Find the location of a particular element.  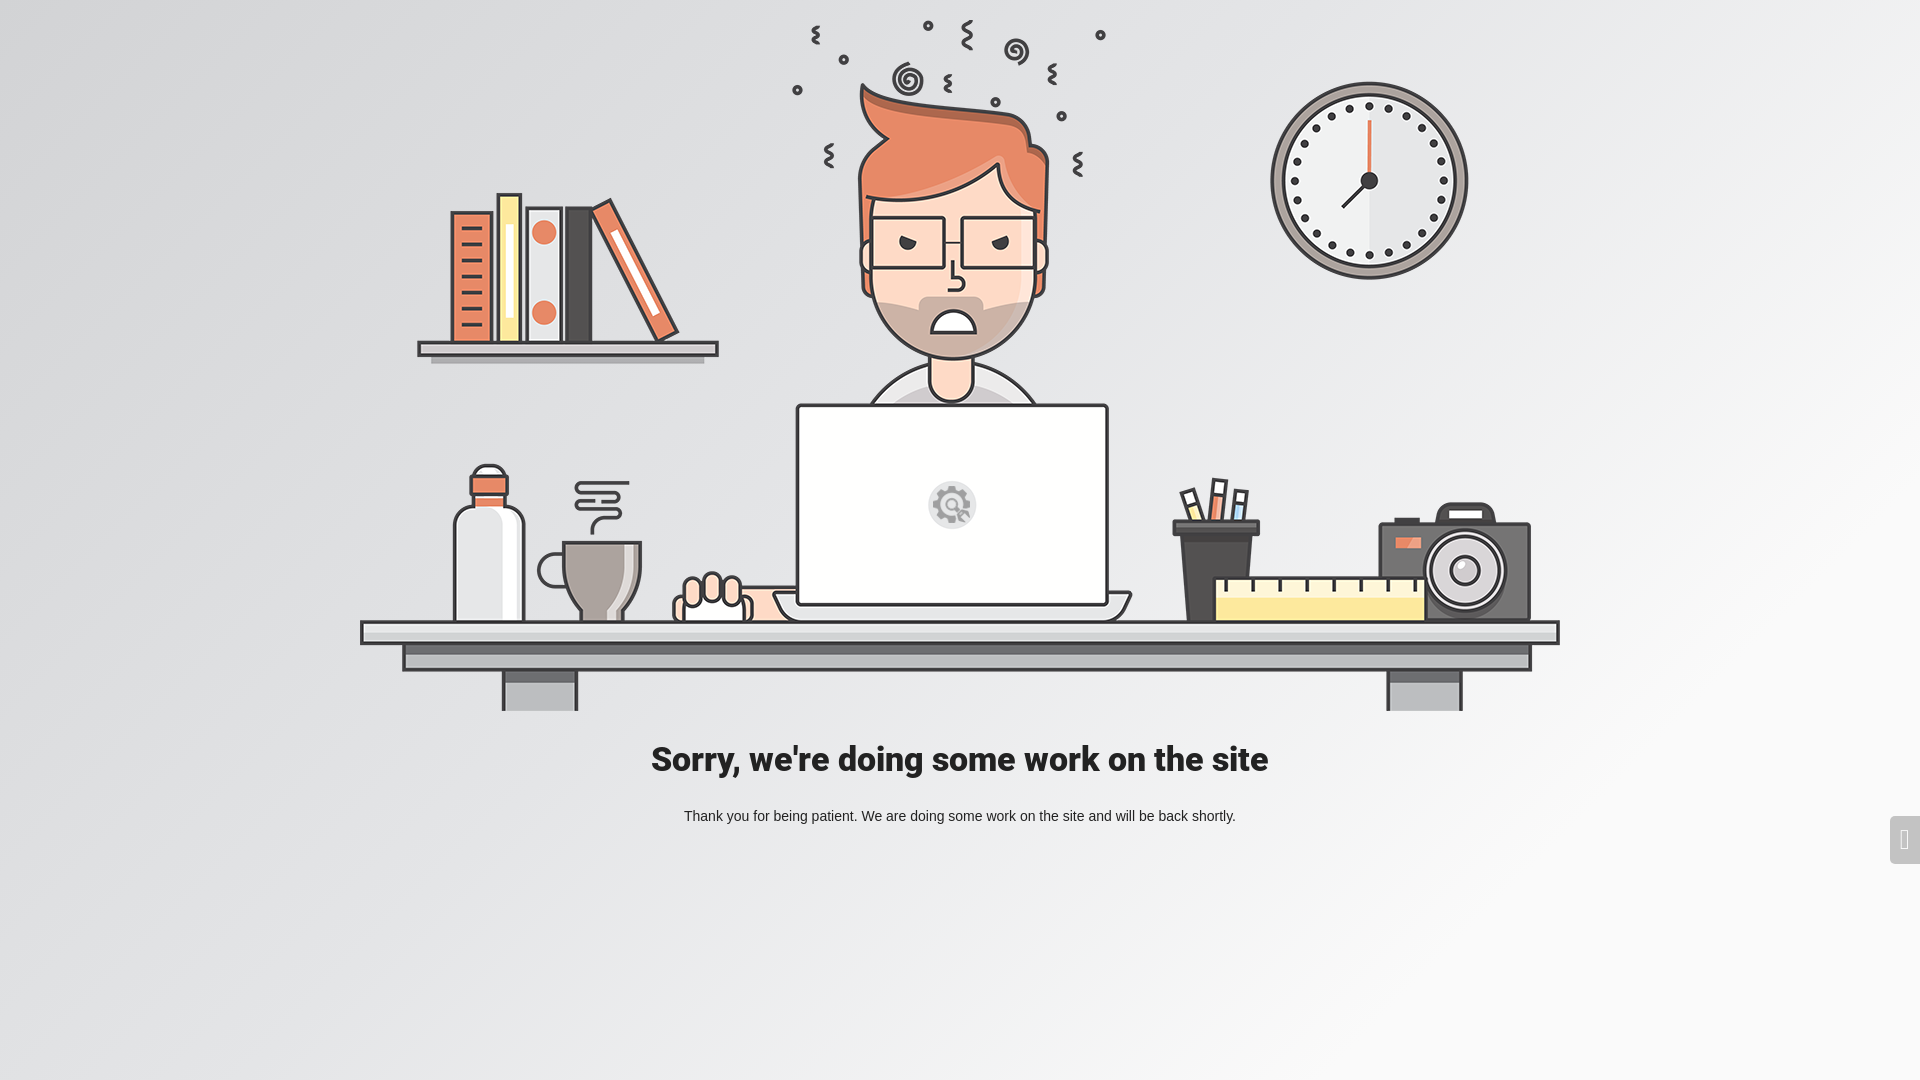

'Mad Designer at work' is located at coordinates (960, 365).